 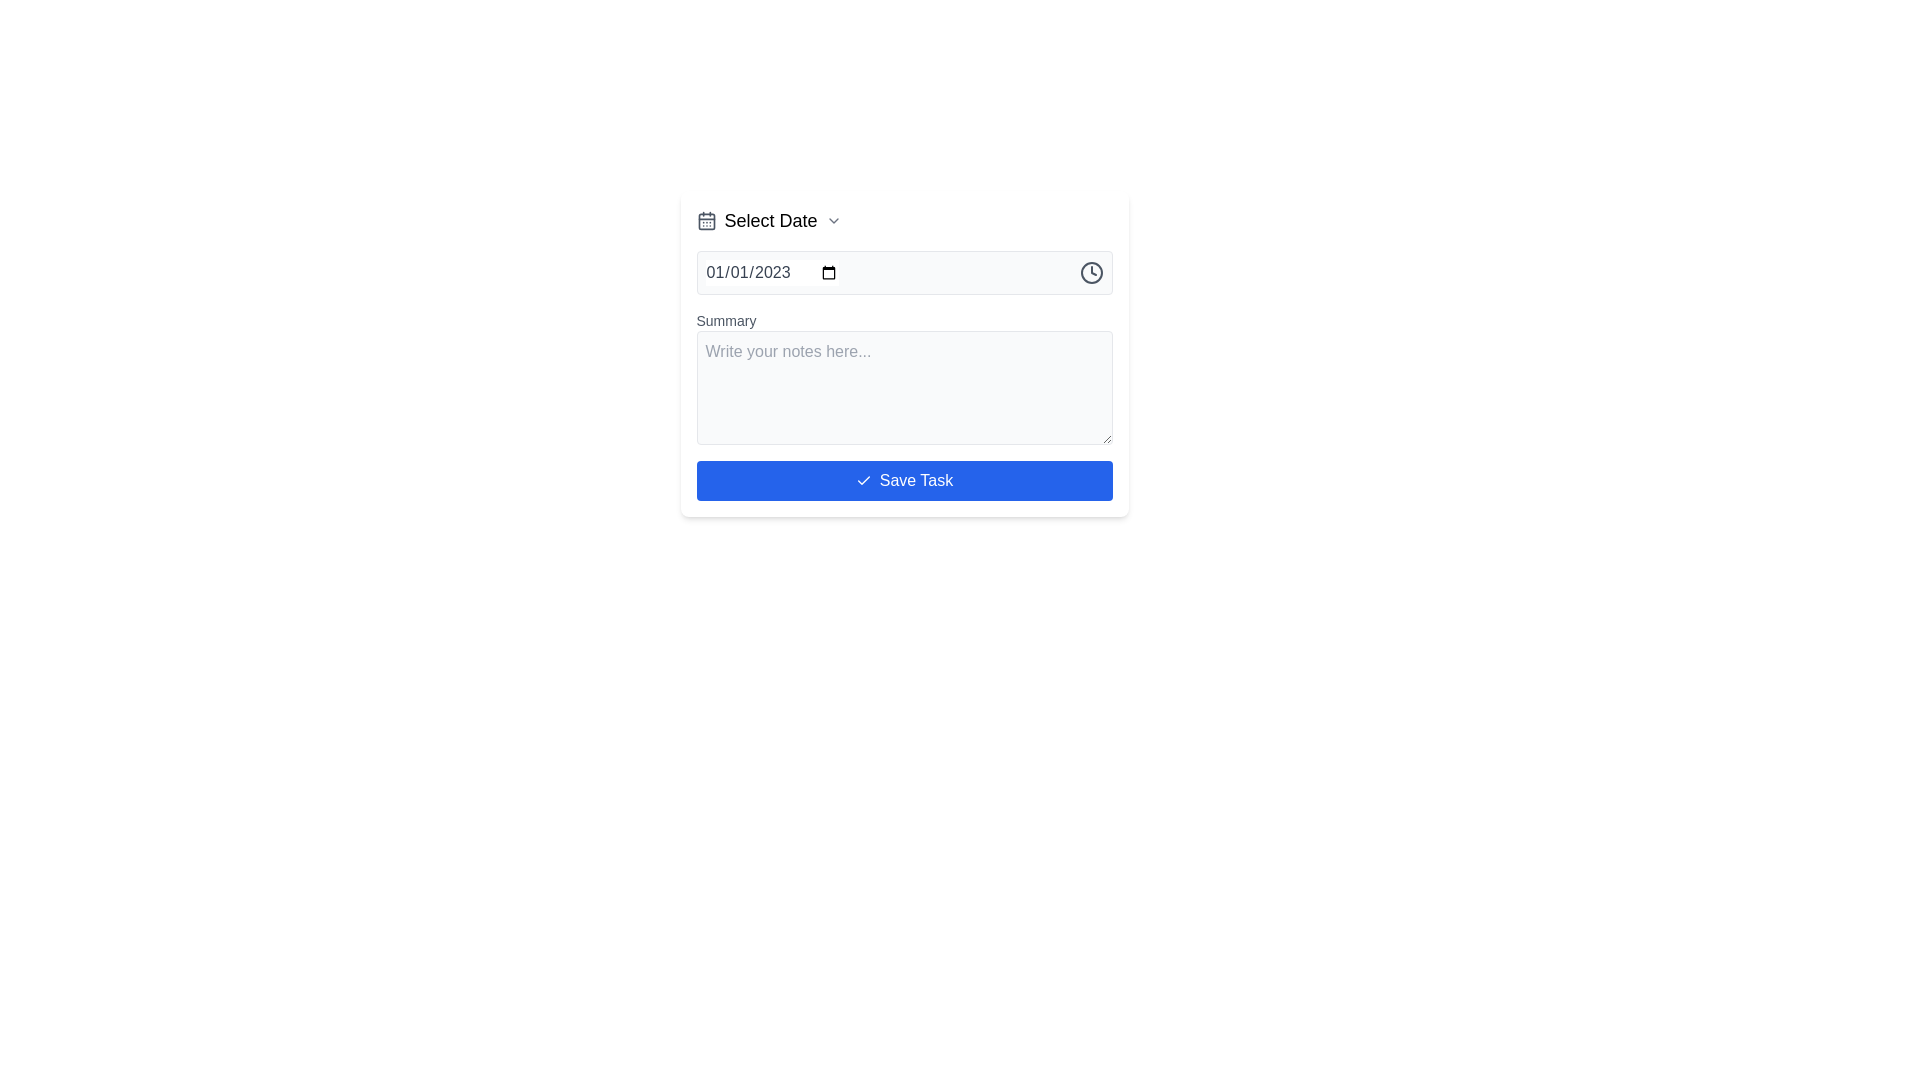 I want to click on the 'Save Task' button with a blue background and white text, so click(x=903, y=481).